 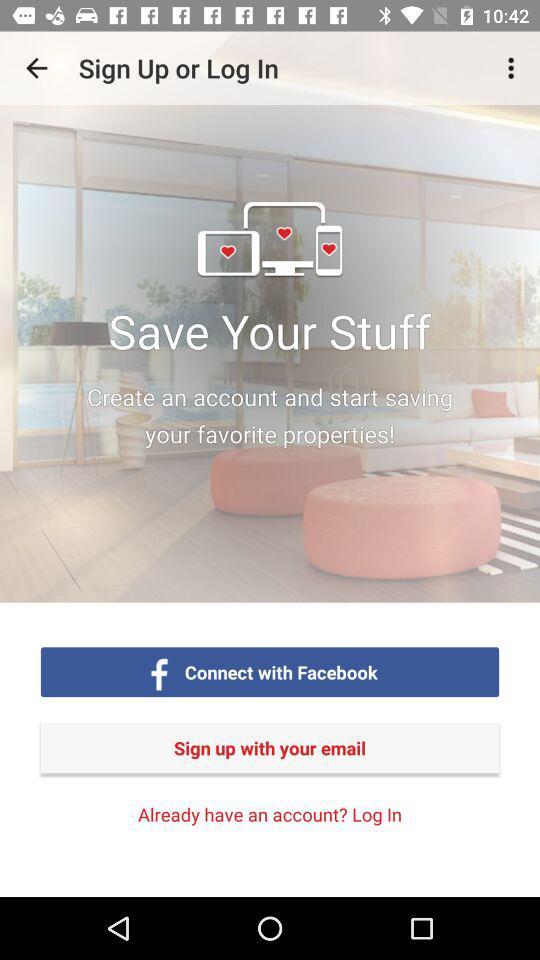 What do you see at coordinates (270, 747) in the screenshot?
I see `the text below blue box` at bounding box center [270, 747].